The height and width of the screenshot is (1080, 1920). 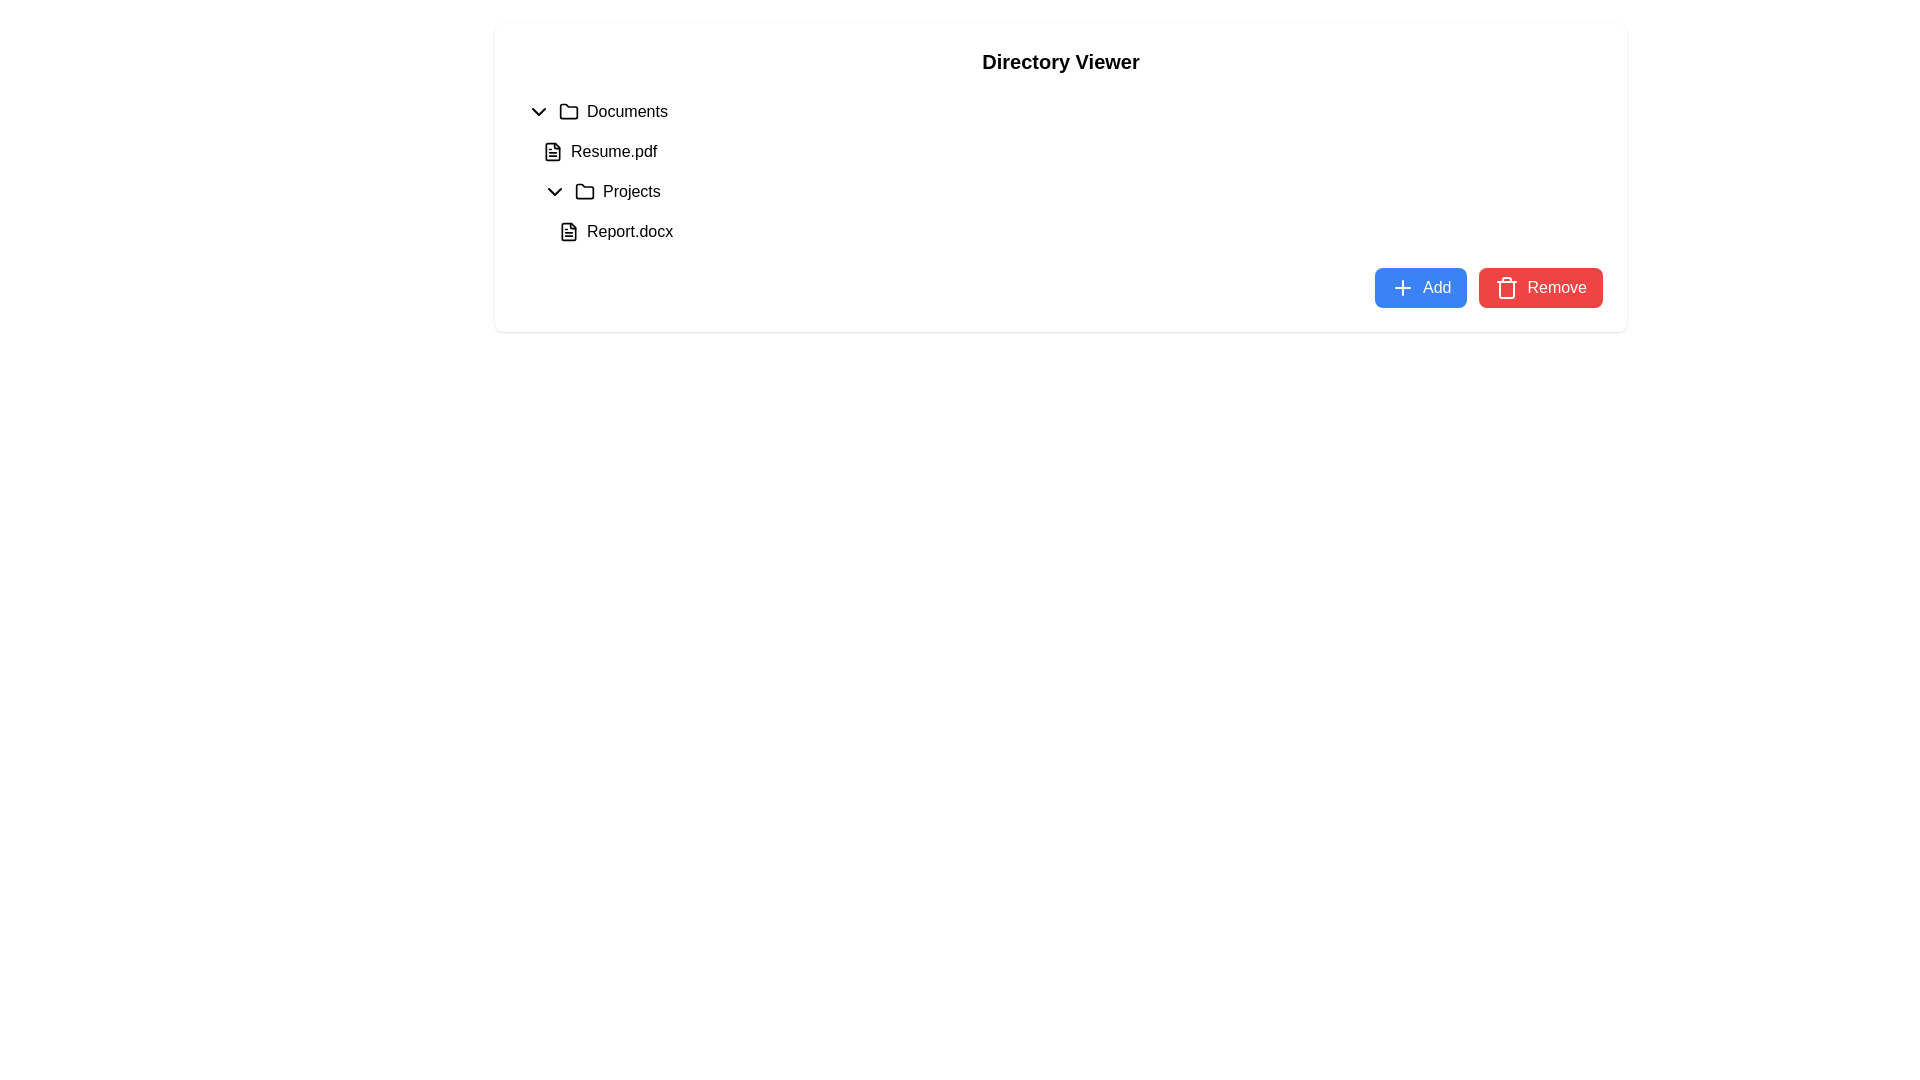 I want to click on the first interactive button in the bottom-right corner of the main interface section, so click(x=1420, y=288).